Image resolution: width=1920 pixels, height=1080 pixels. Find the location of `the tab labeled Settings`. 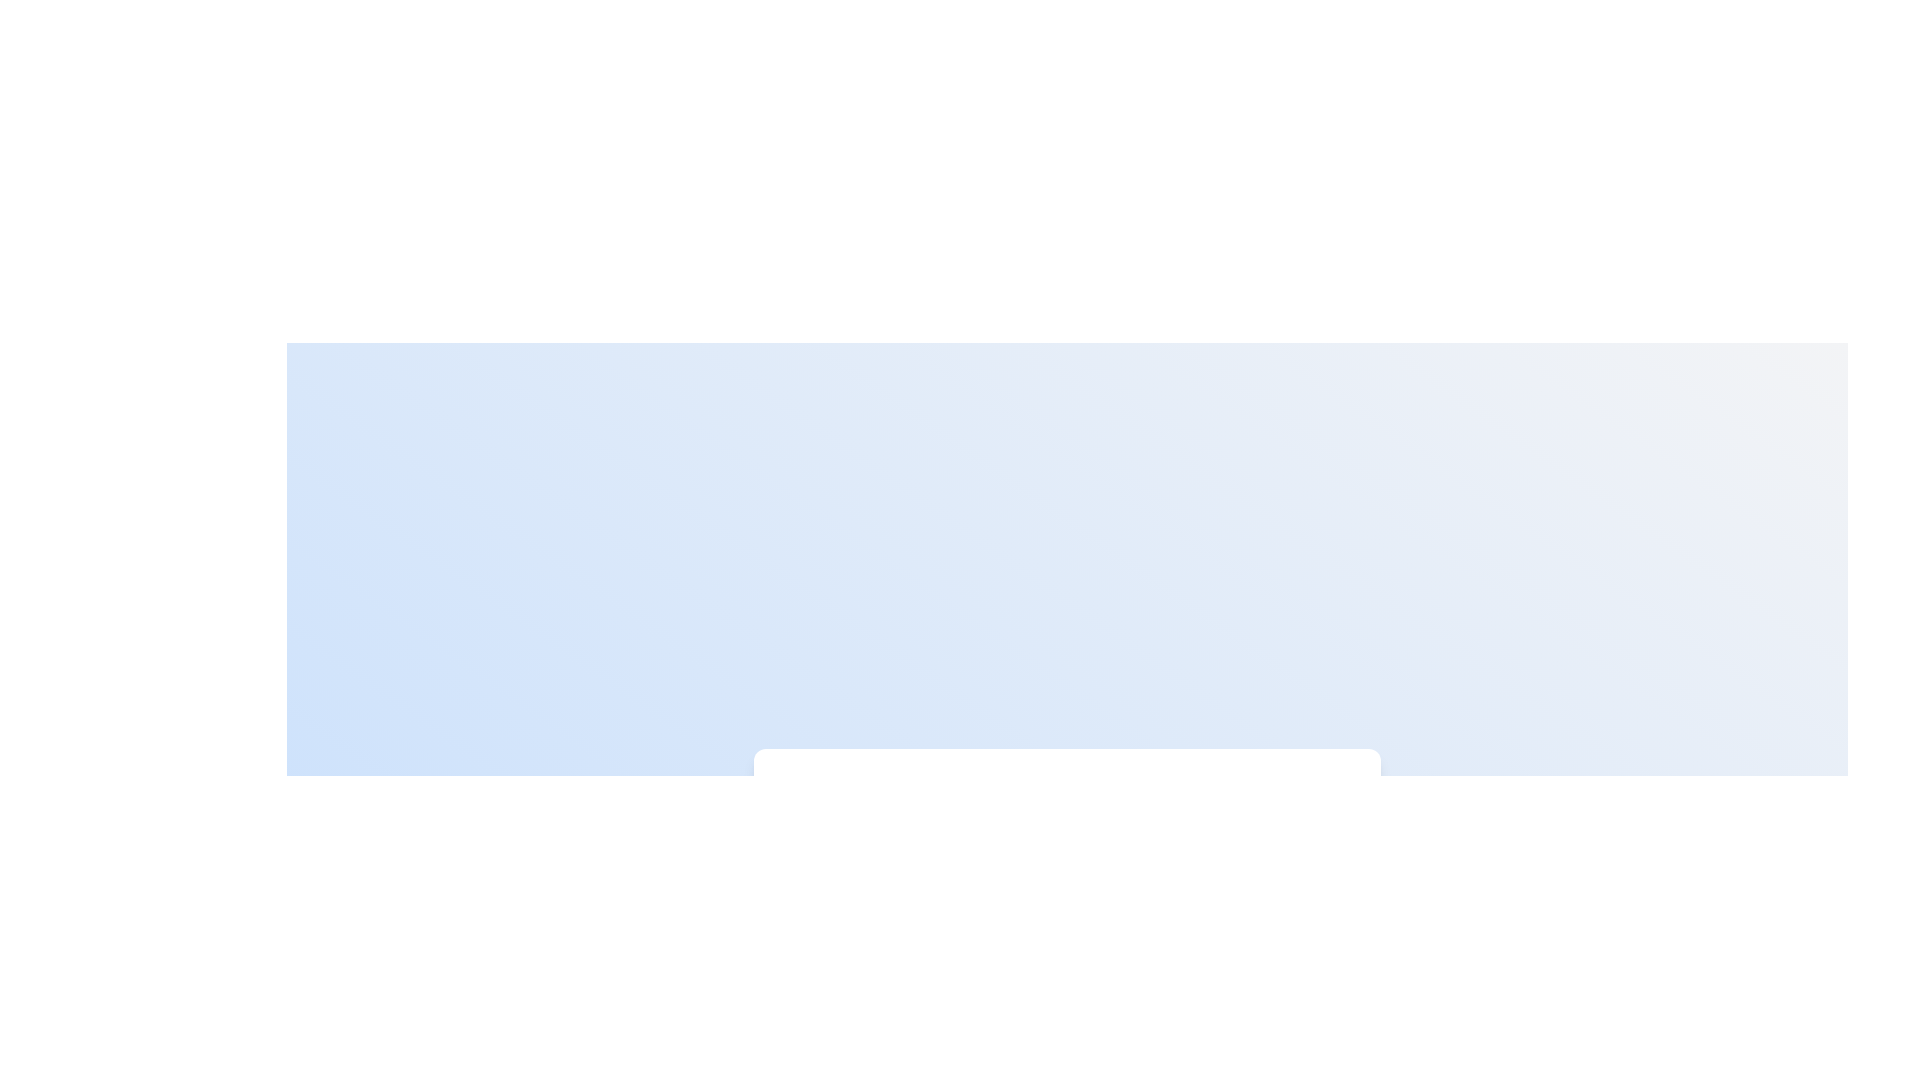

the tab labeled Settings is located at coordinates (1280, 807).